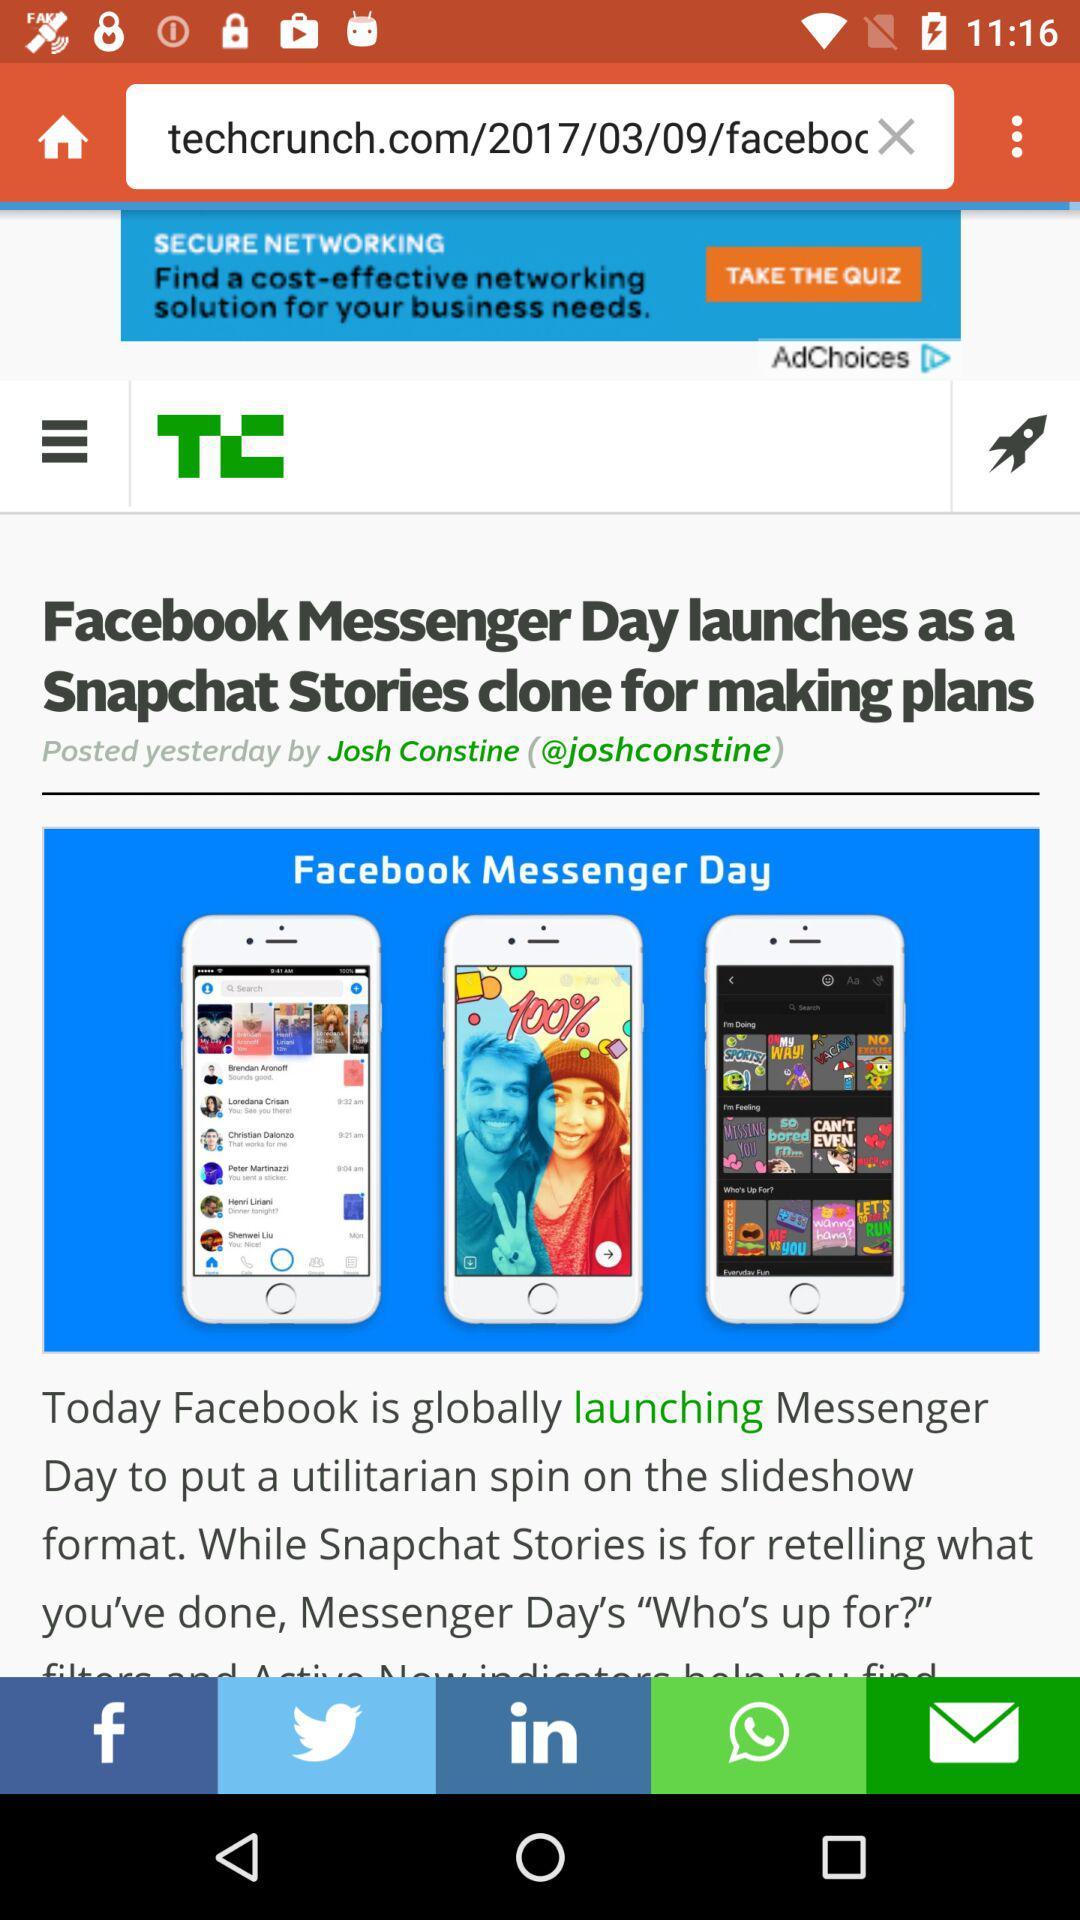  I want to click on open settings, so click(1017, 135).